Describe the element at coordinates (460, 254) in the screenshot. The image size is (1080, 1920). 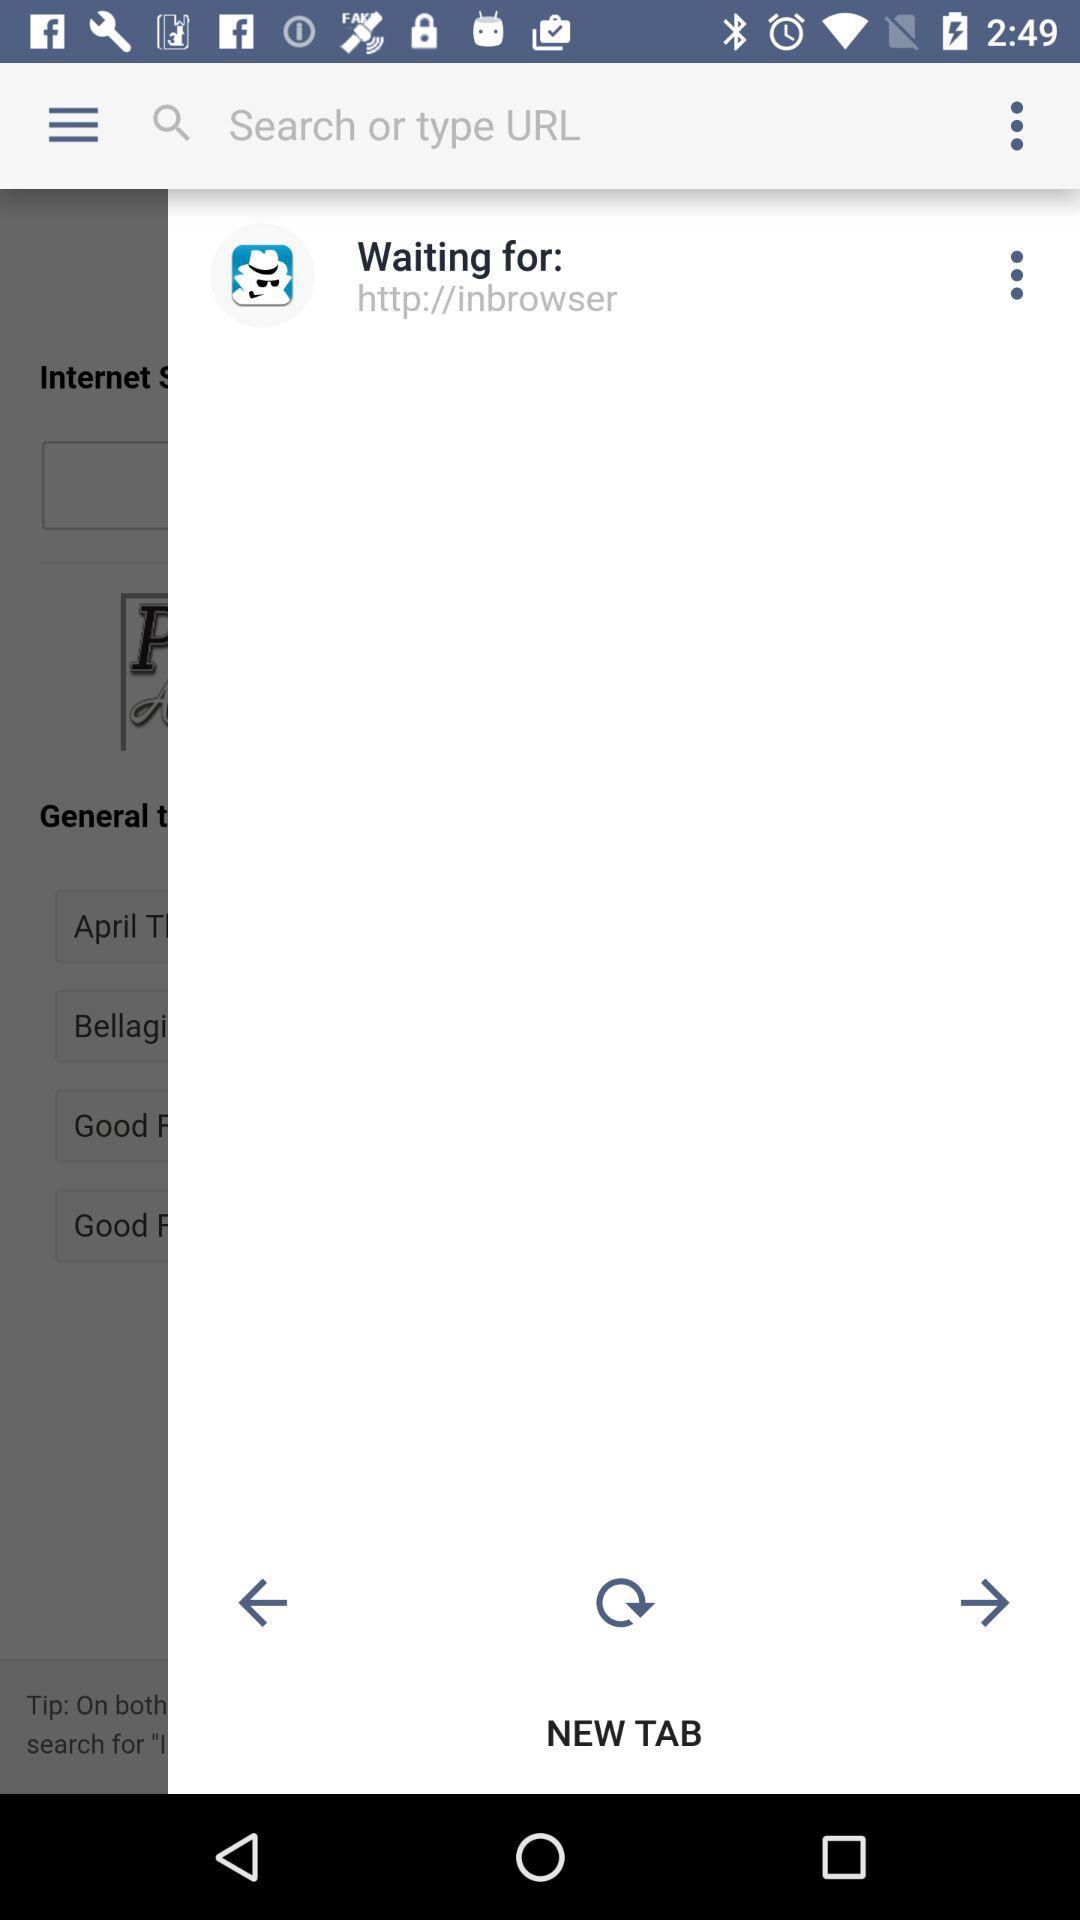
I see `the waiting for: icon` at that location.